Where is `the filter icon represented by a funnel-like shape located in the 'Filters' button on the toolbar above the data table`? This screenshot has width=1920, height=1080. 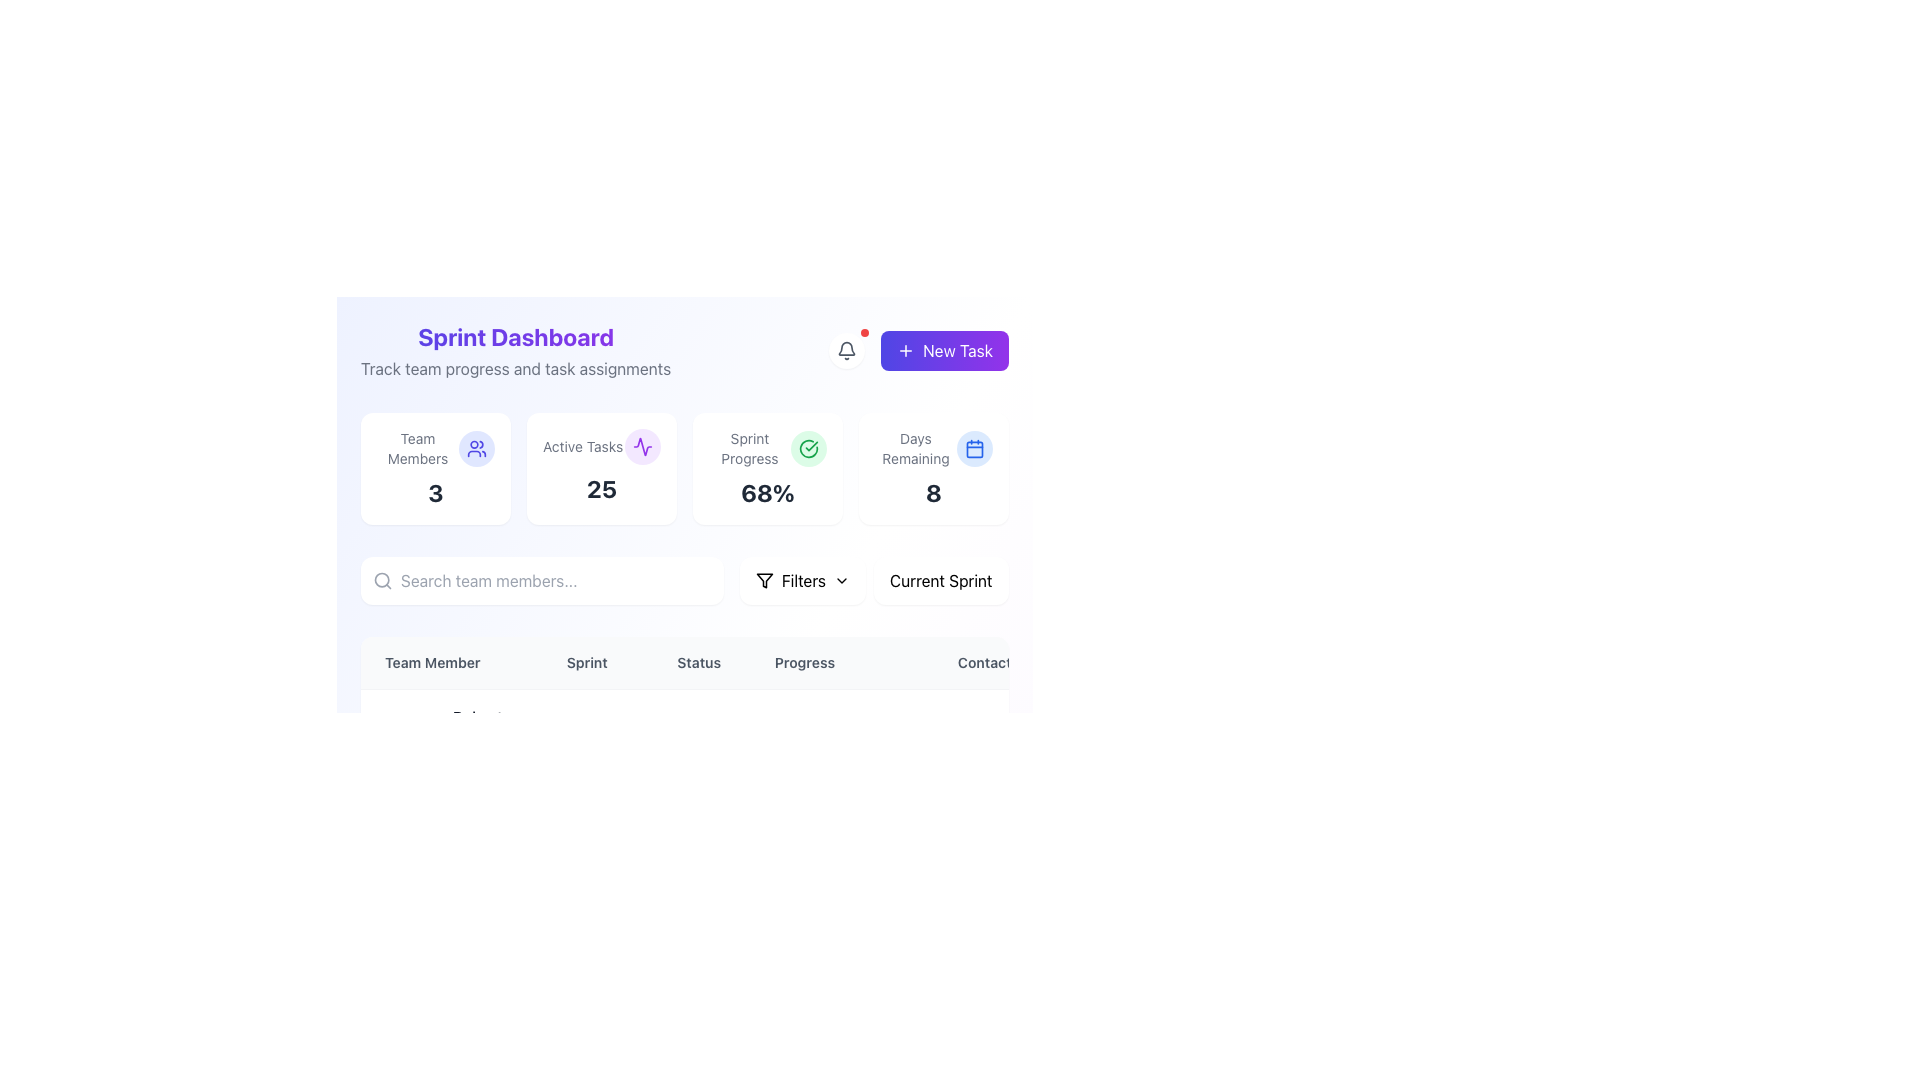 the filter icon represented by a funnel-like shape located in the 'Filters' button on the toolbar above the data table is located at coordinates (763, 581).